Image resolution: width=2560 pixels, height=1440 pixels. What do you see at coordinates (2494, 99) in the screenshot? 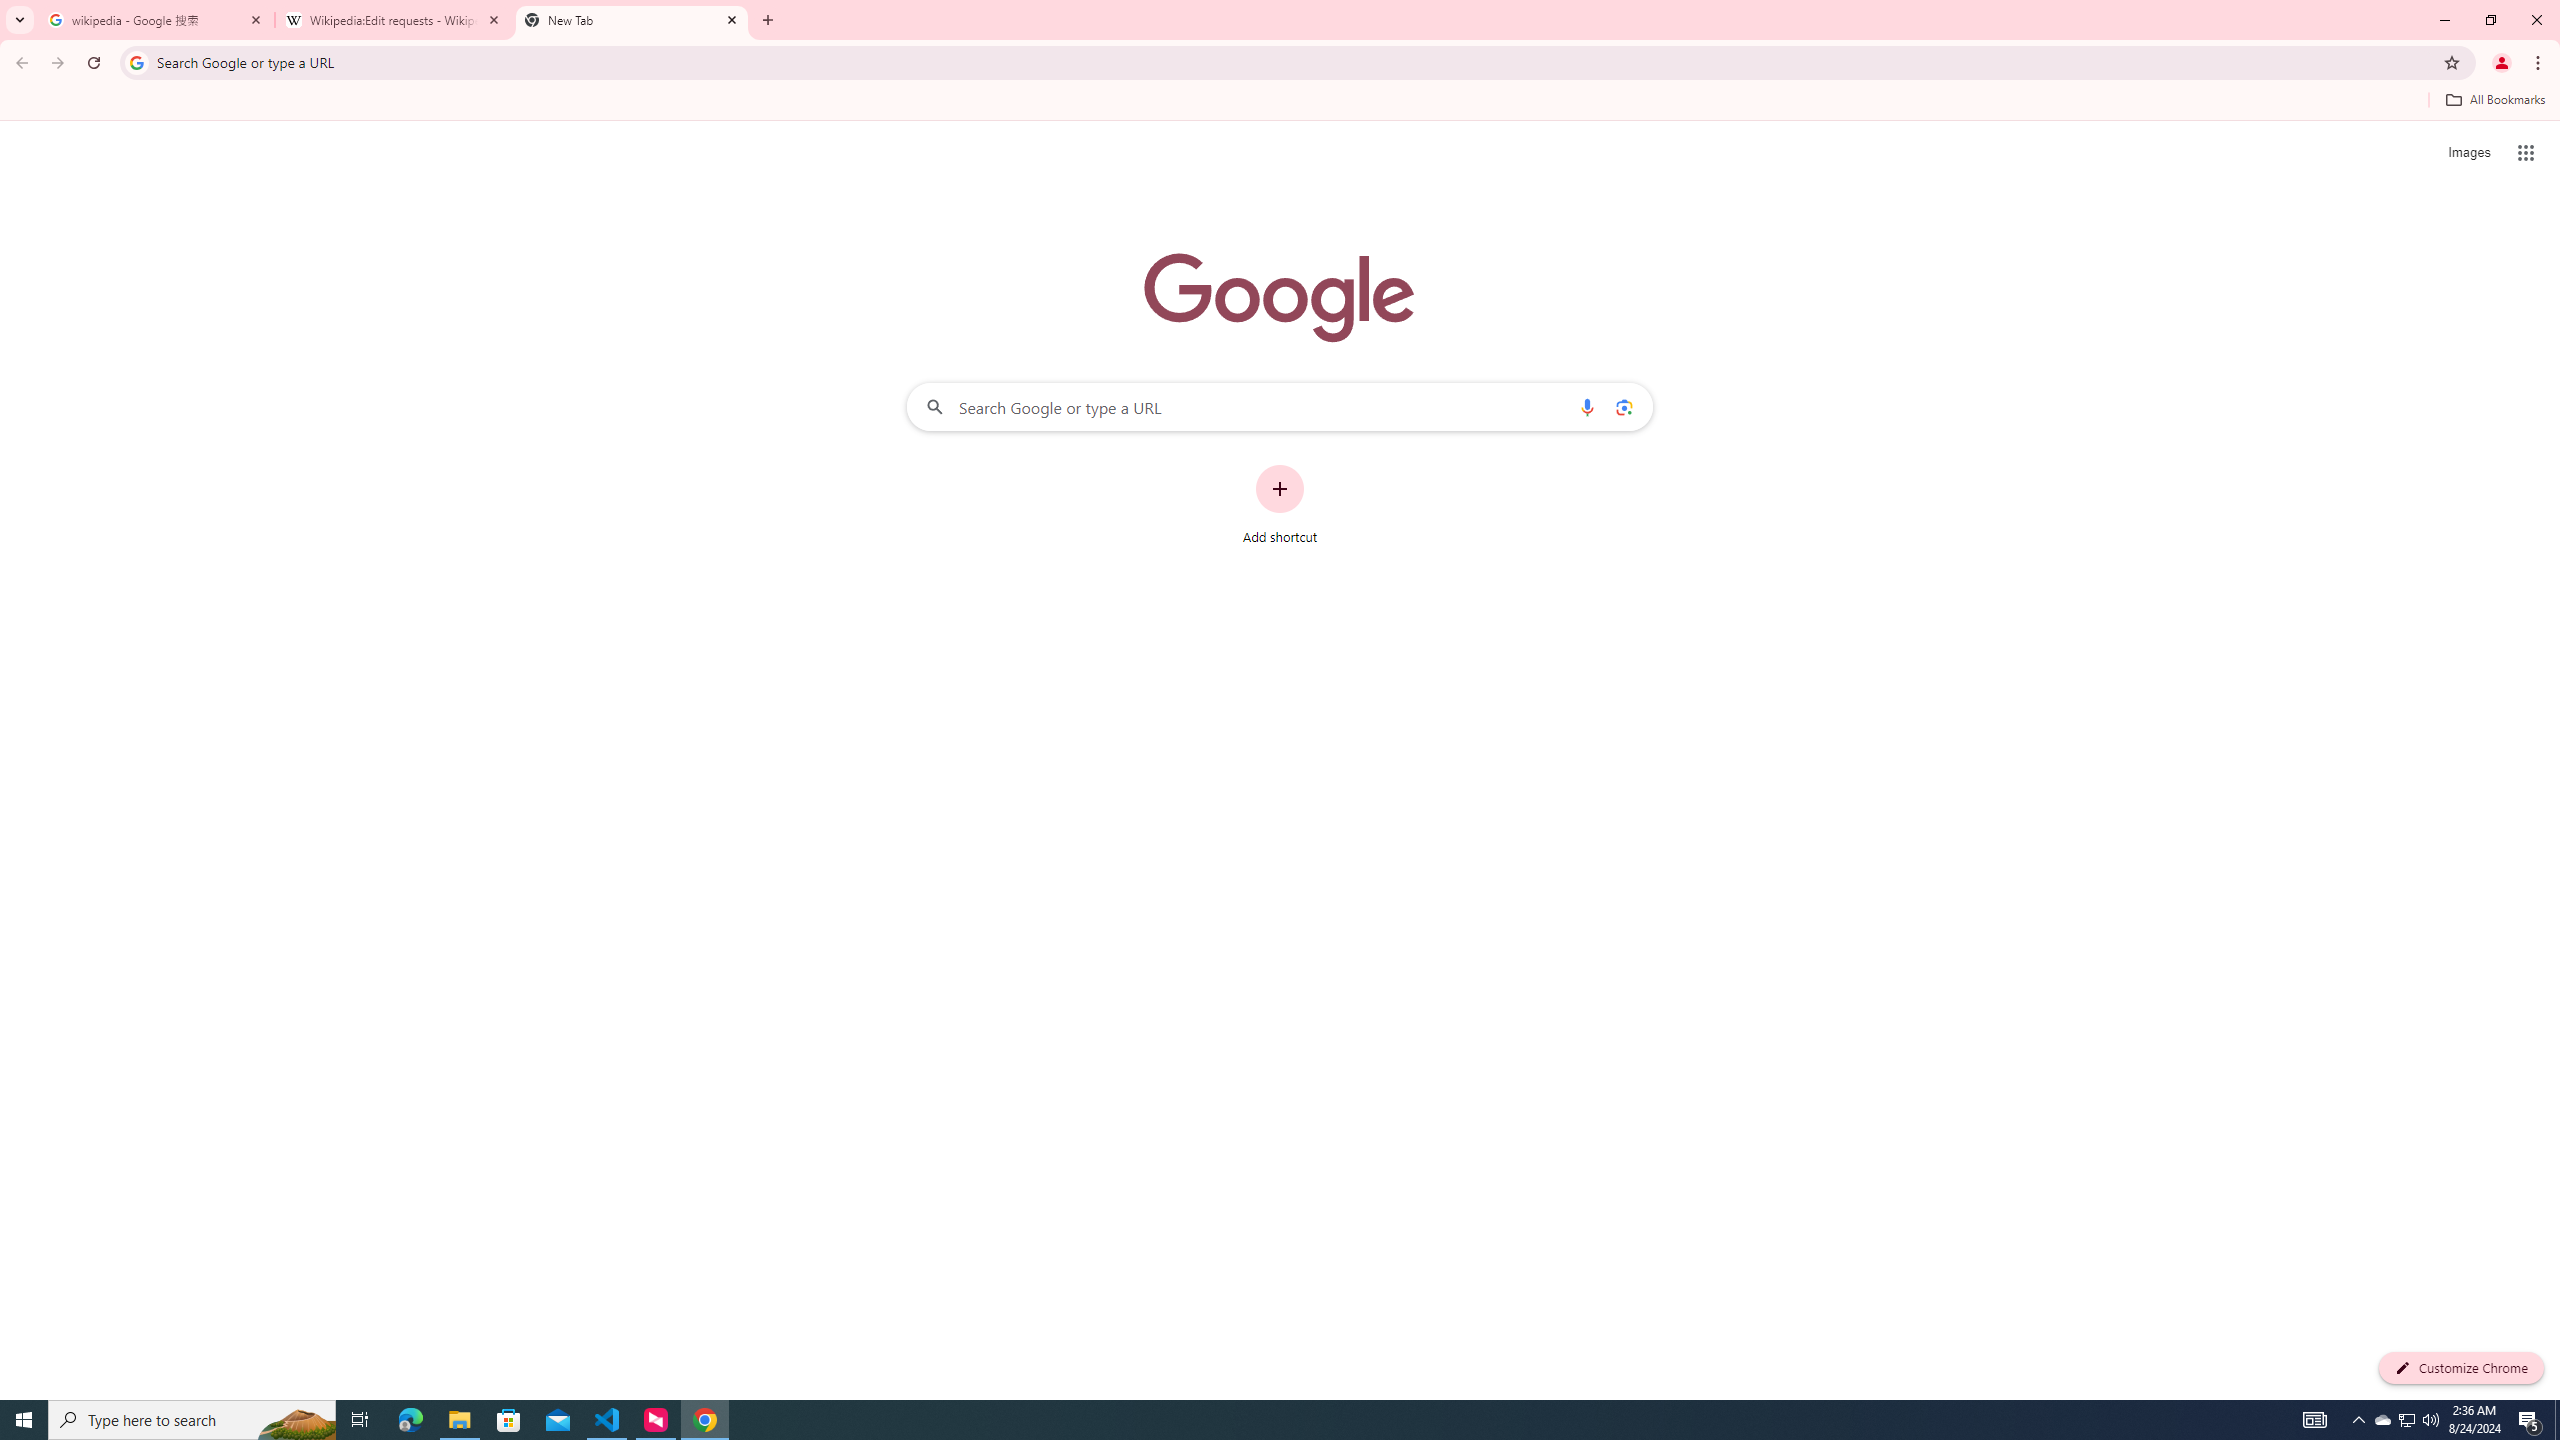
I see `'All Bookmarks'` at bounding box center [2494, 99].